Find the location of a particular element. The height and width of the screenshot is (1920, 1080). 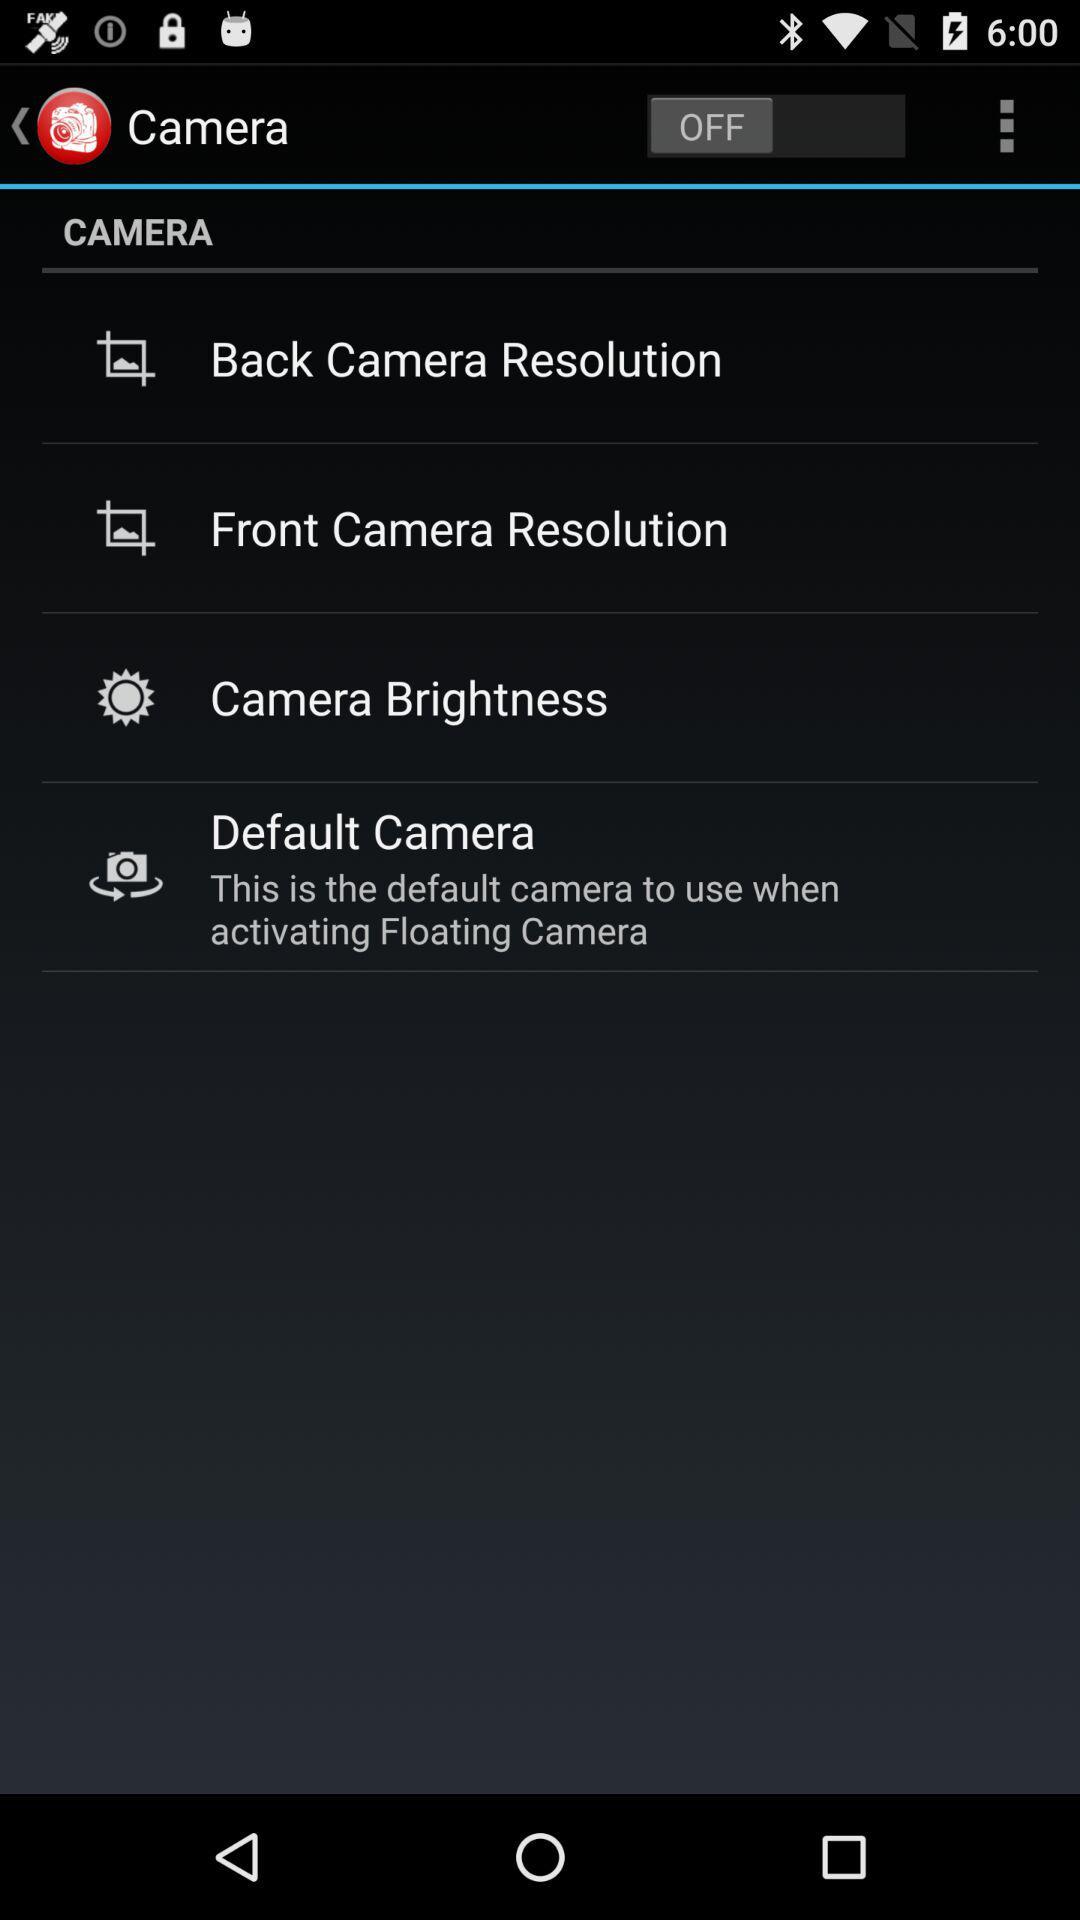

the icon which is left to the back camera resolution is located at coordinates (126, 359).